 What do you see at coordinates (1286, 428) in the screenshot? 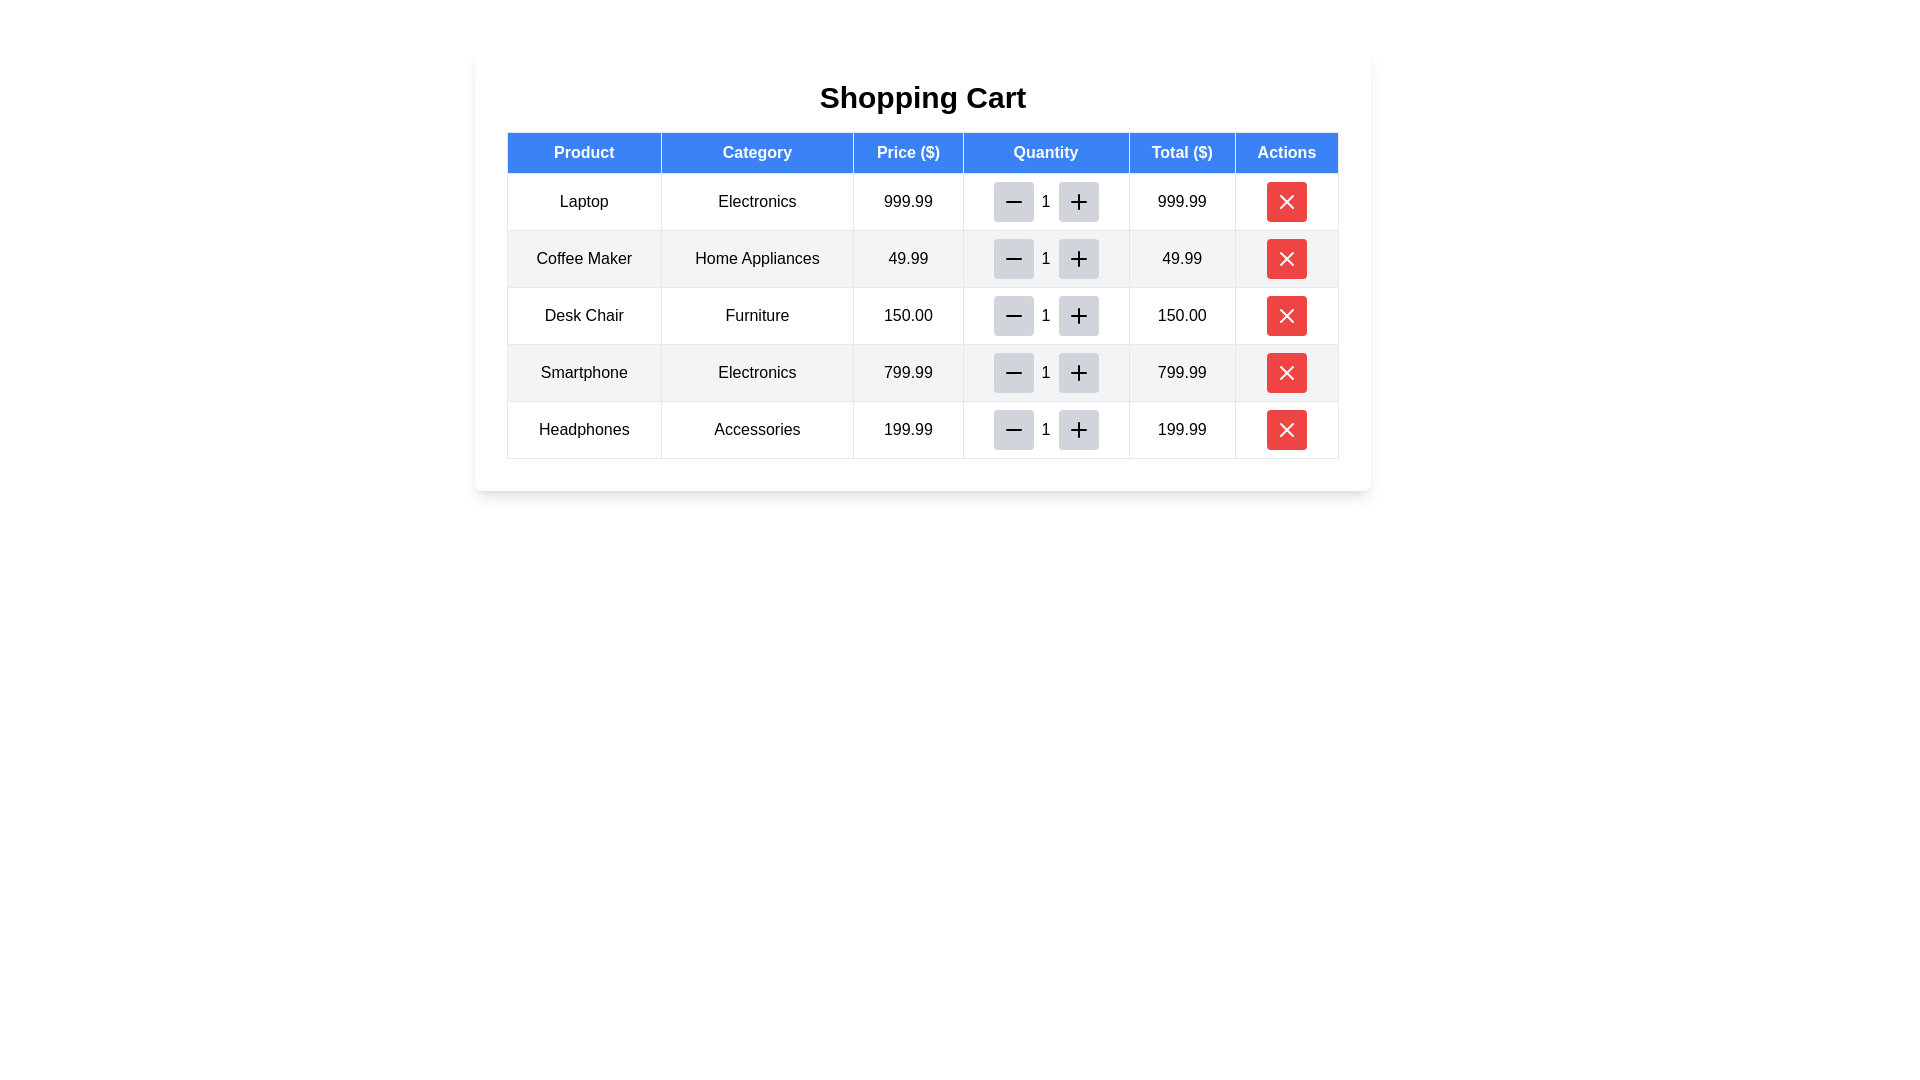
I see `the delete button located in the 'Actions' column of the shopping cart table for the 'Headphones' product` at bounding box center [1286, 428].